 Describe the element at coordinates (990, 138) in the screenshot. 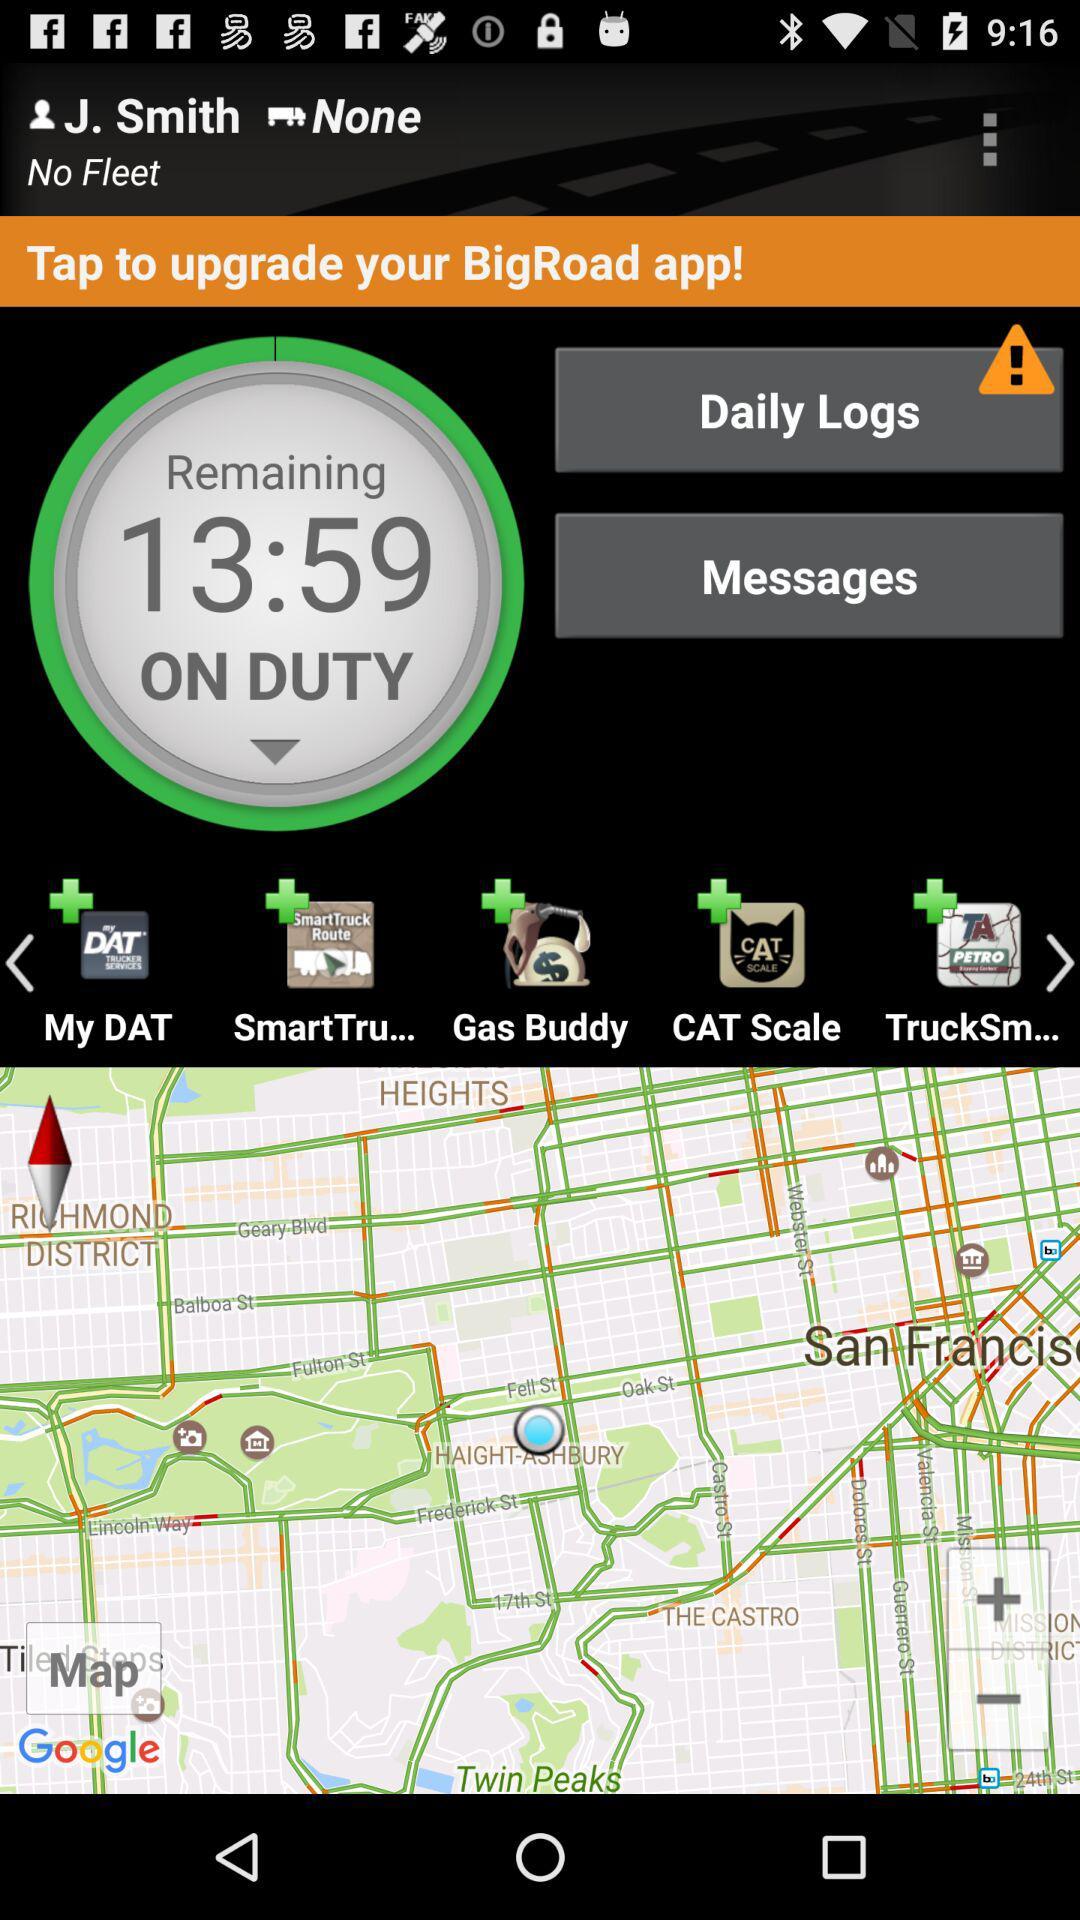

I see `item to the right of none  item` at that location.